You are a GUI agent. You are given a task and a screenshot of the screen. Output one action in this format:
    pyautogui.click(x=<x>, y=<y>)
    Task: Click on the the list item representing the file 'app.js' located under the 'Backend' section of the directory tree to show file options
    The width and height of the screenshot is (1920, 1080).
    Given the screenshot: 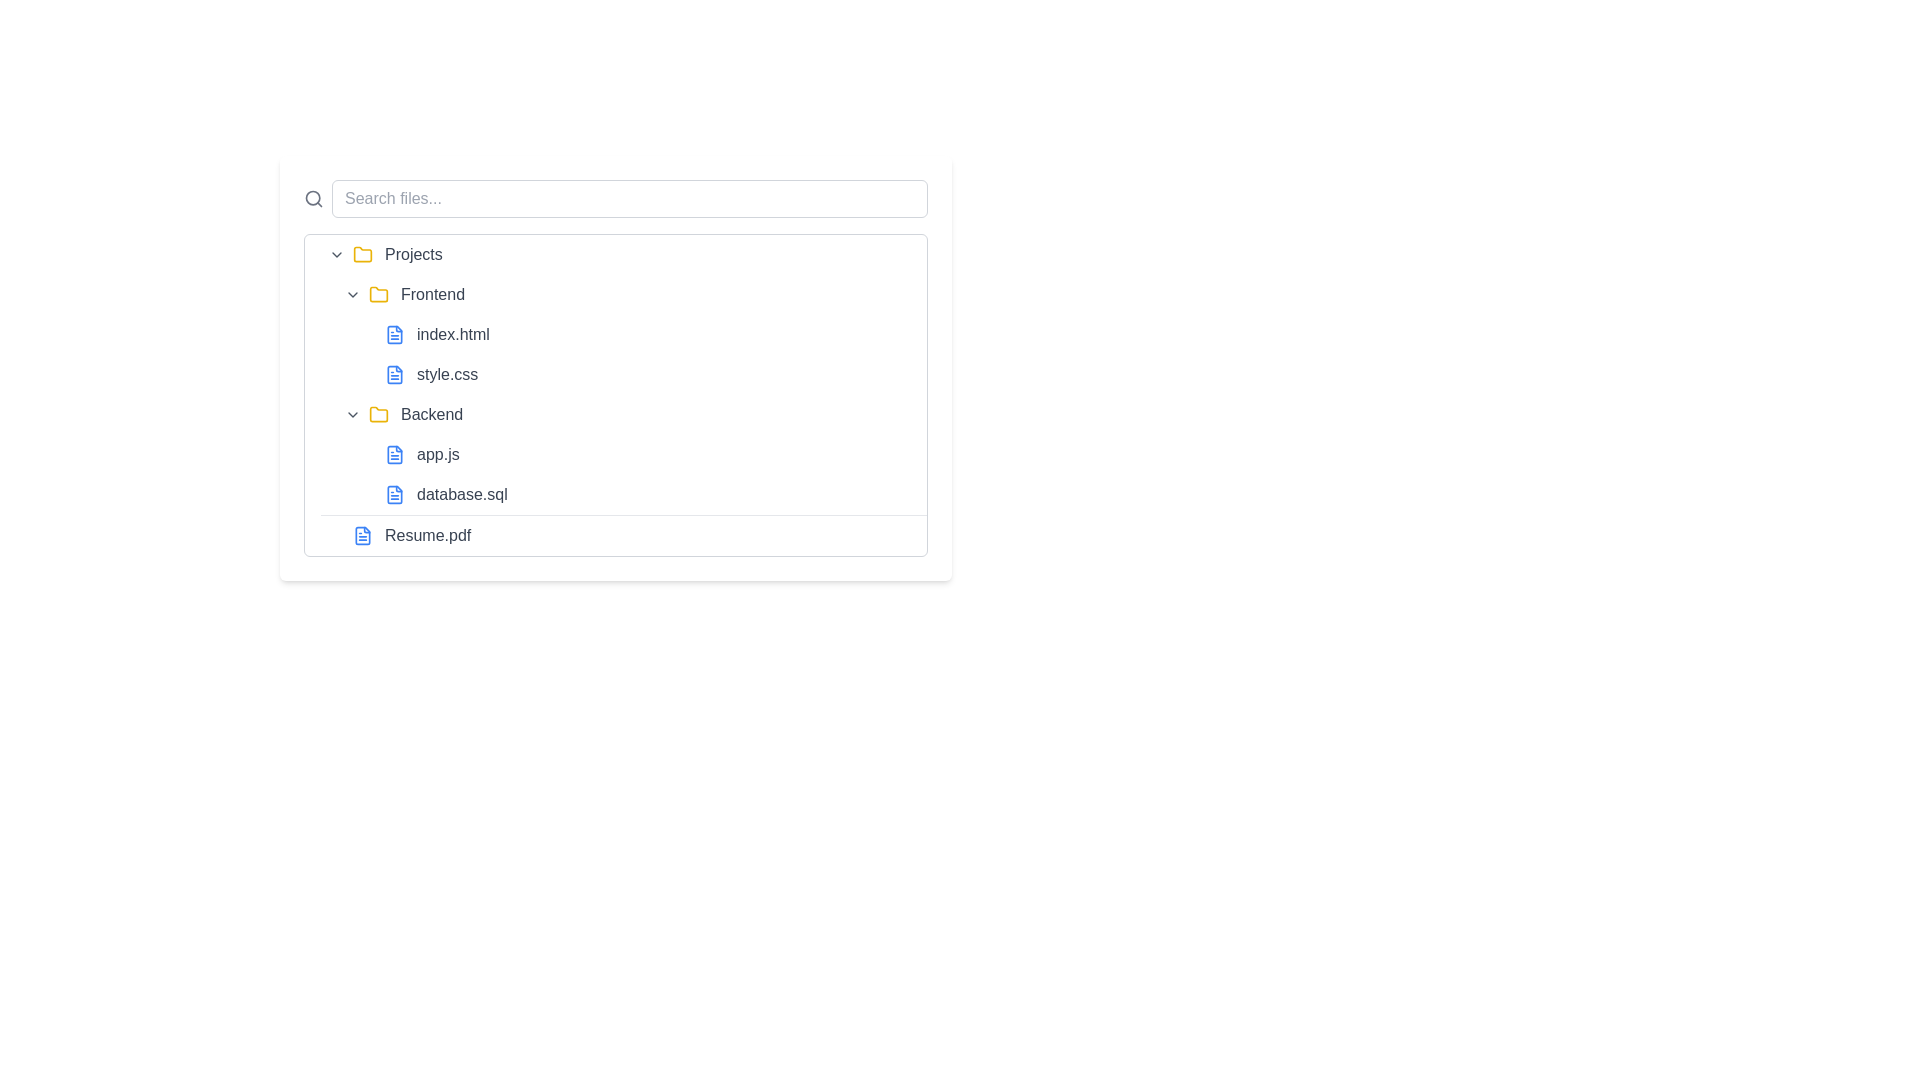 What is the action you would take?
    pyautogui.click(x=638, y=455)
    